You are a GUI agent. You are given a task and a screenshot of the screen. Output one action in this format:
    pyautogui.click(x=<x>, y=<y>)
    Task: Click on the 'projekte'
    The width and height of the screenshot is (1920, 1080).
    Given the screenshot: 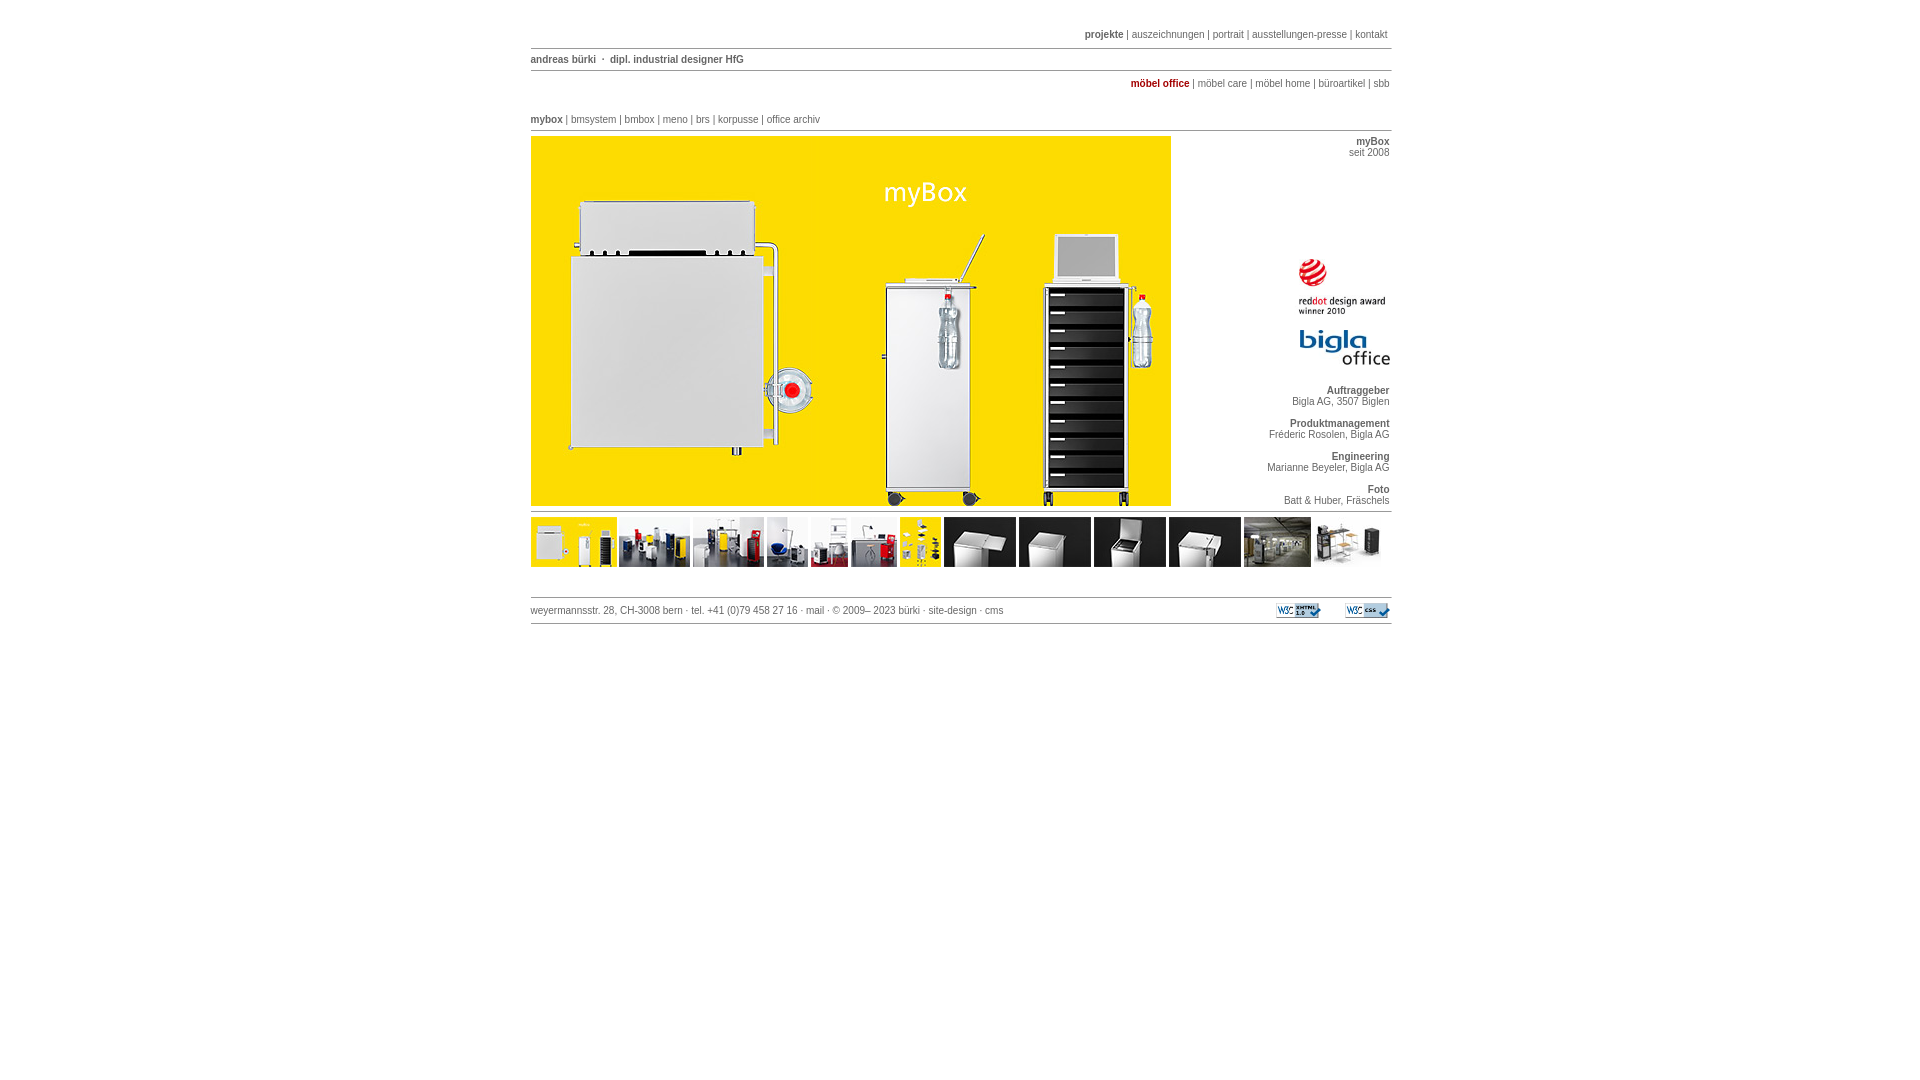 What is the action you would take?
    pyautogui.click(x=1083, y=34)
    